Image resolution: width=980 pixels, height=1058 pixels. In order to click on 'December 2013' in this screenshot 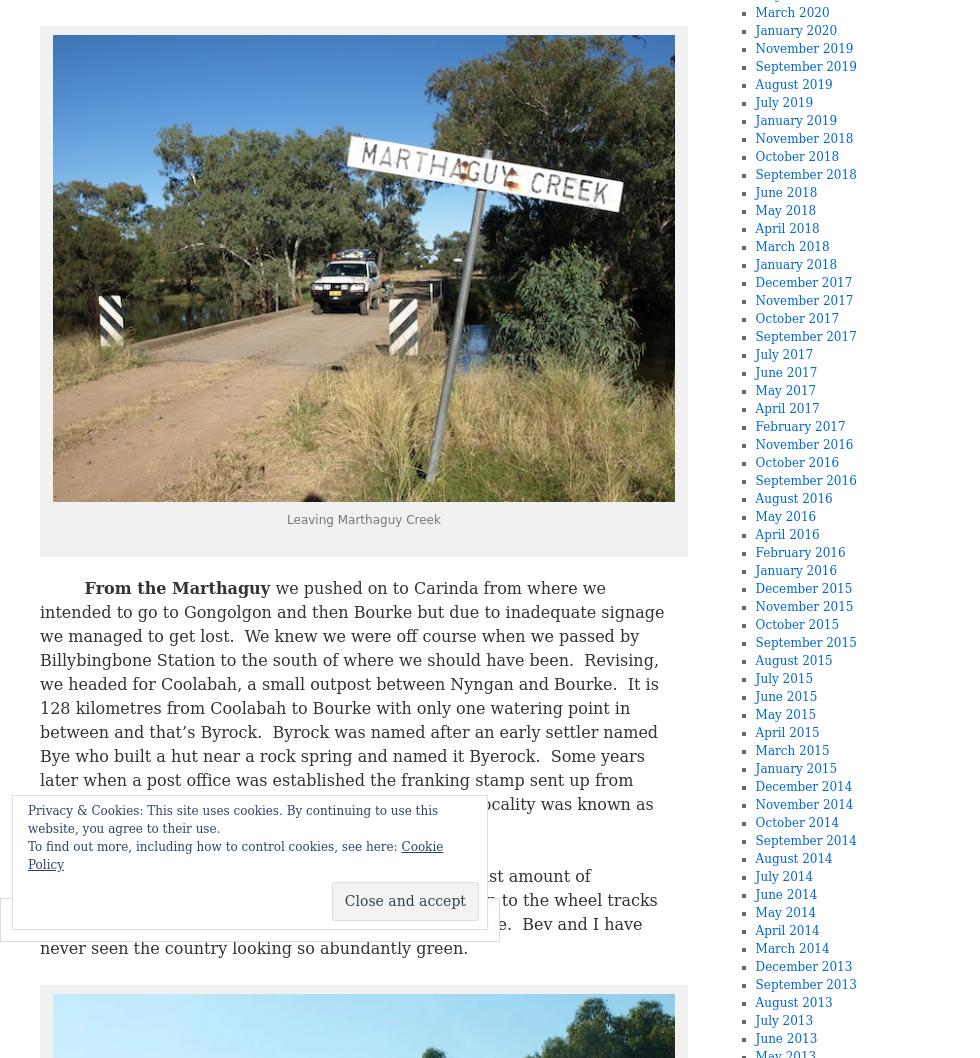, I will do `click(754, 967)`.